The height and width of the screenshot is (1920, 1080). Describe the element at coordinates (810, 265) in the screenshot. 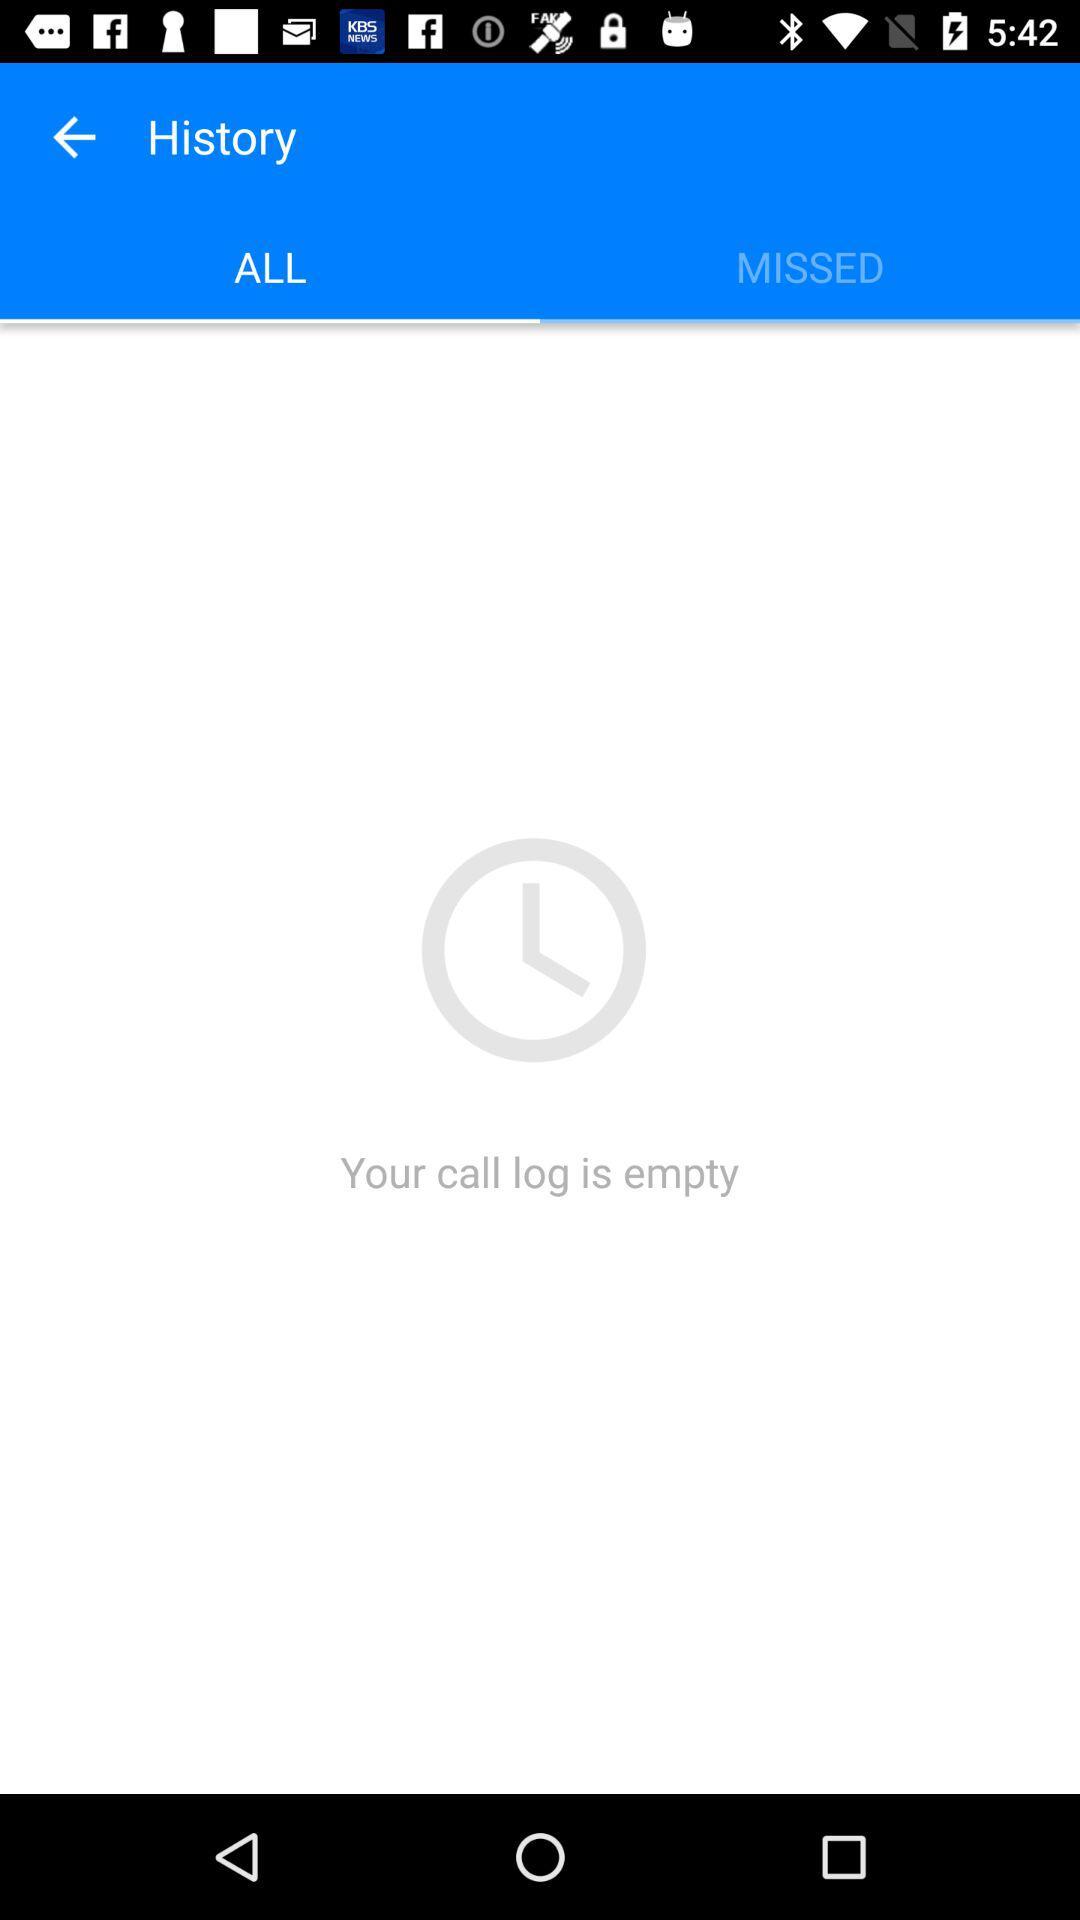

I see `missed` at that location.